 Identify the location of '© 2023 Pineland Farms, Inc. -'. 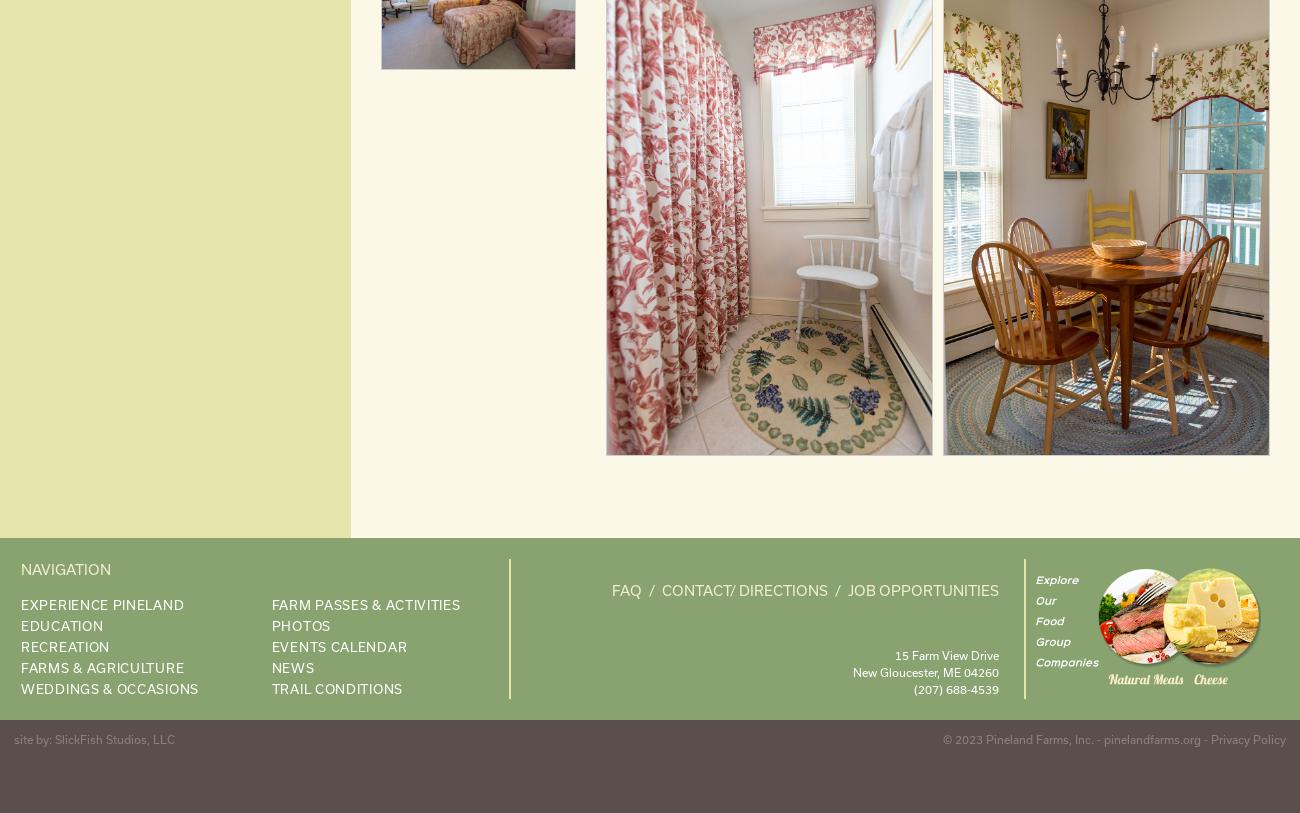
(943, 738).